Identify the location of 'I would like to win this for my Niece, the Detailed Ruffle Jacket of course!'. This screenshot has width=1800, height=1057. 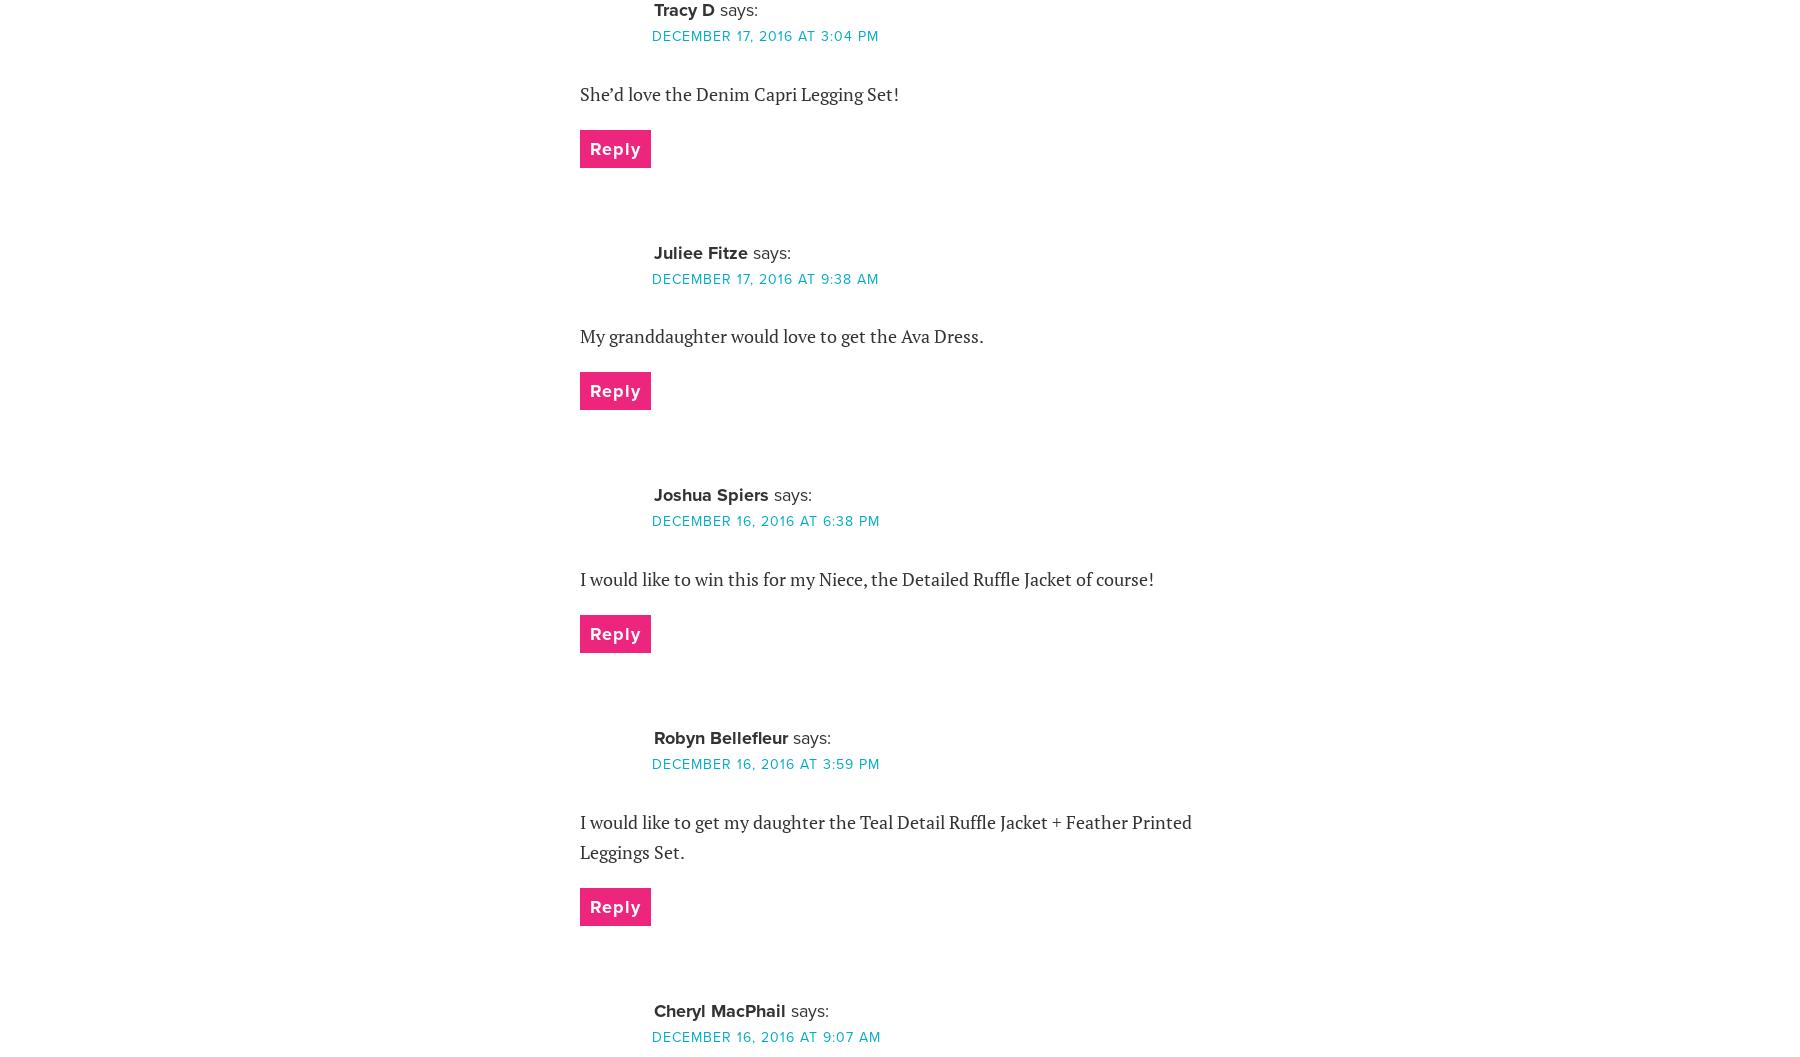
(865, 578).